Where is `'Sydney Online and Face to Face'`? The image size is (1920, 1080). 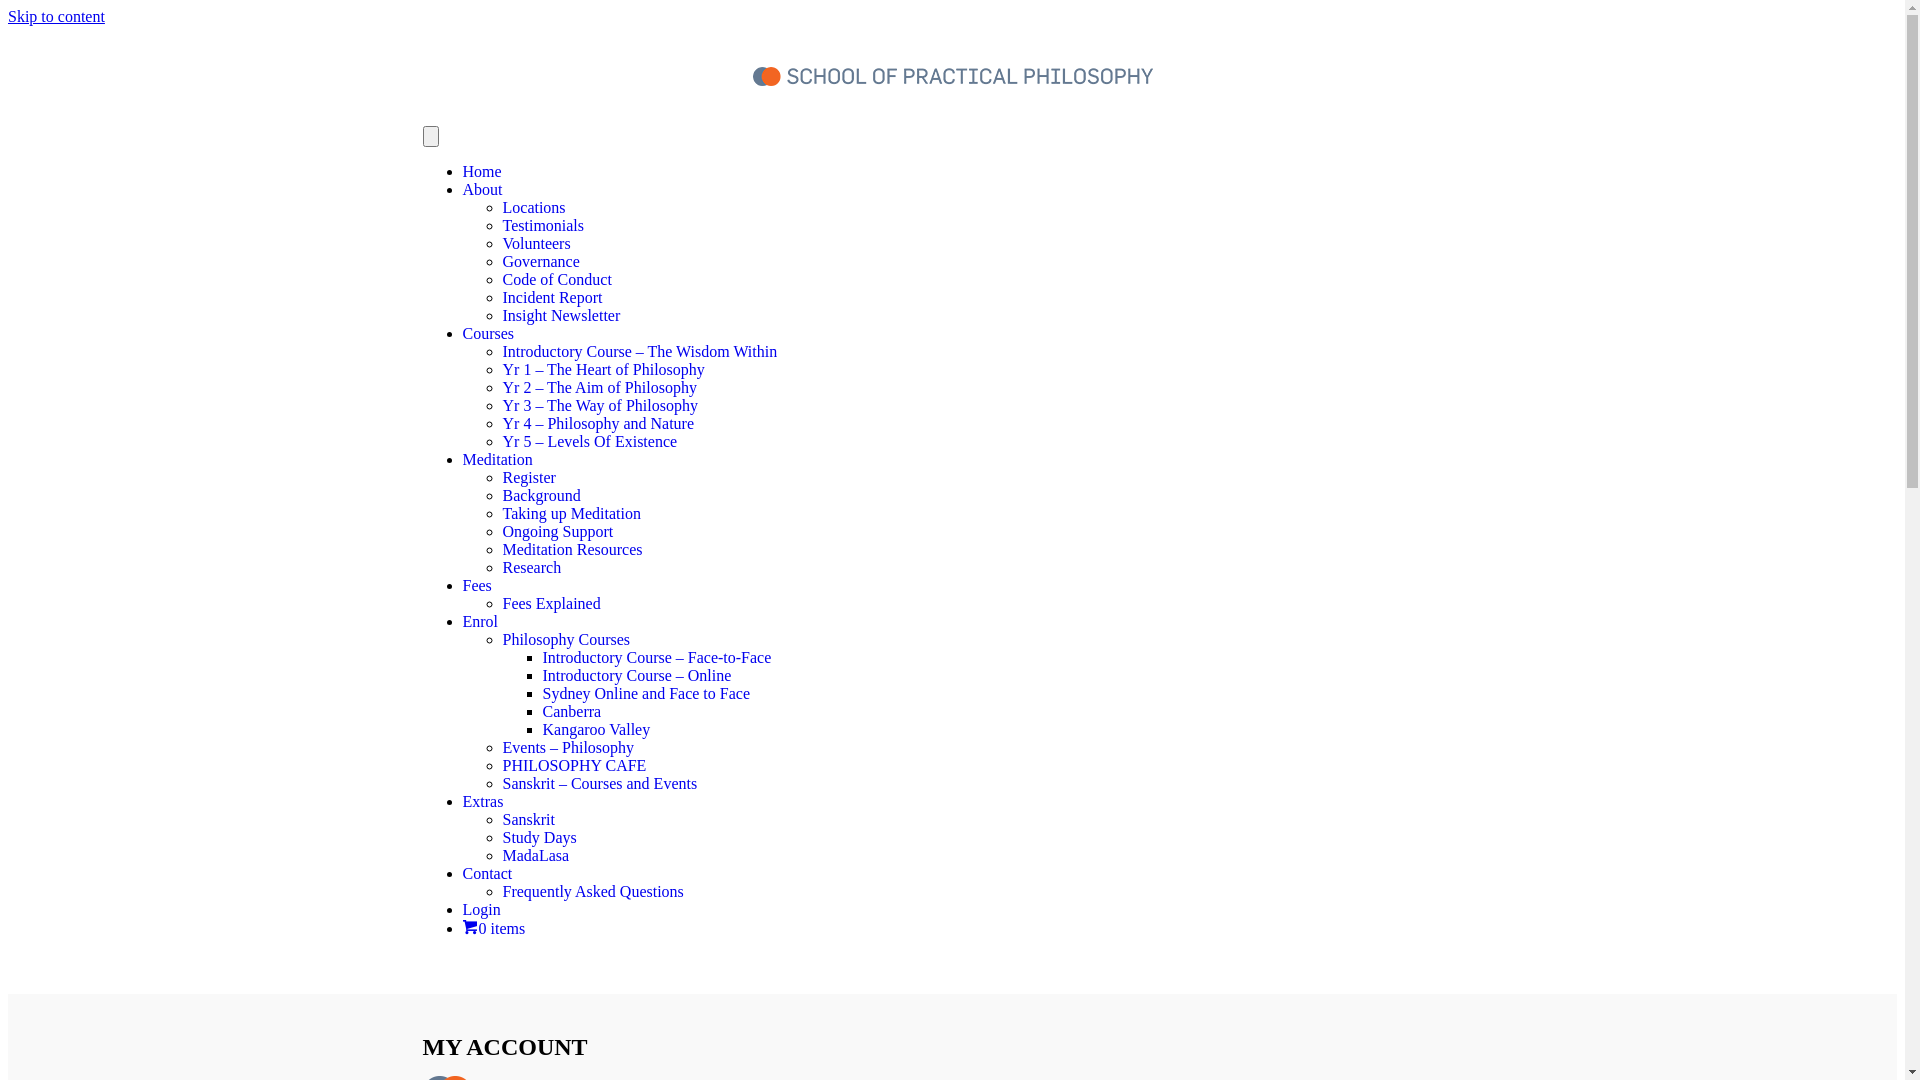
'Sydney Online and Face to Face' is located at coordinates (646, 692).